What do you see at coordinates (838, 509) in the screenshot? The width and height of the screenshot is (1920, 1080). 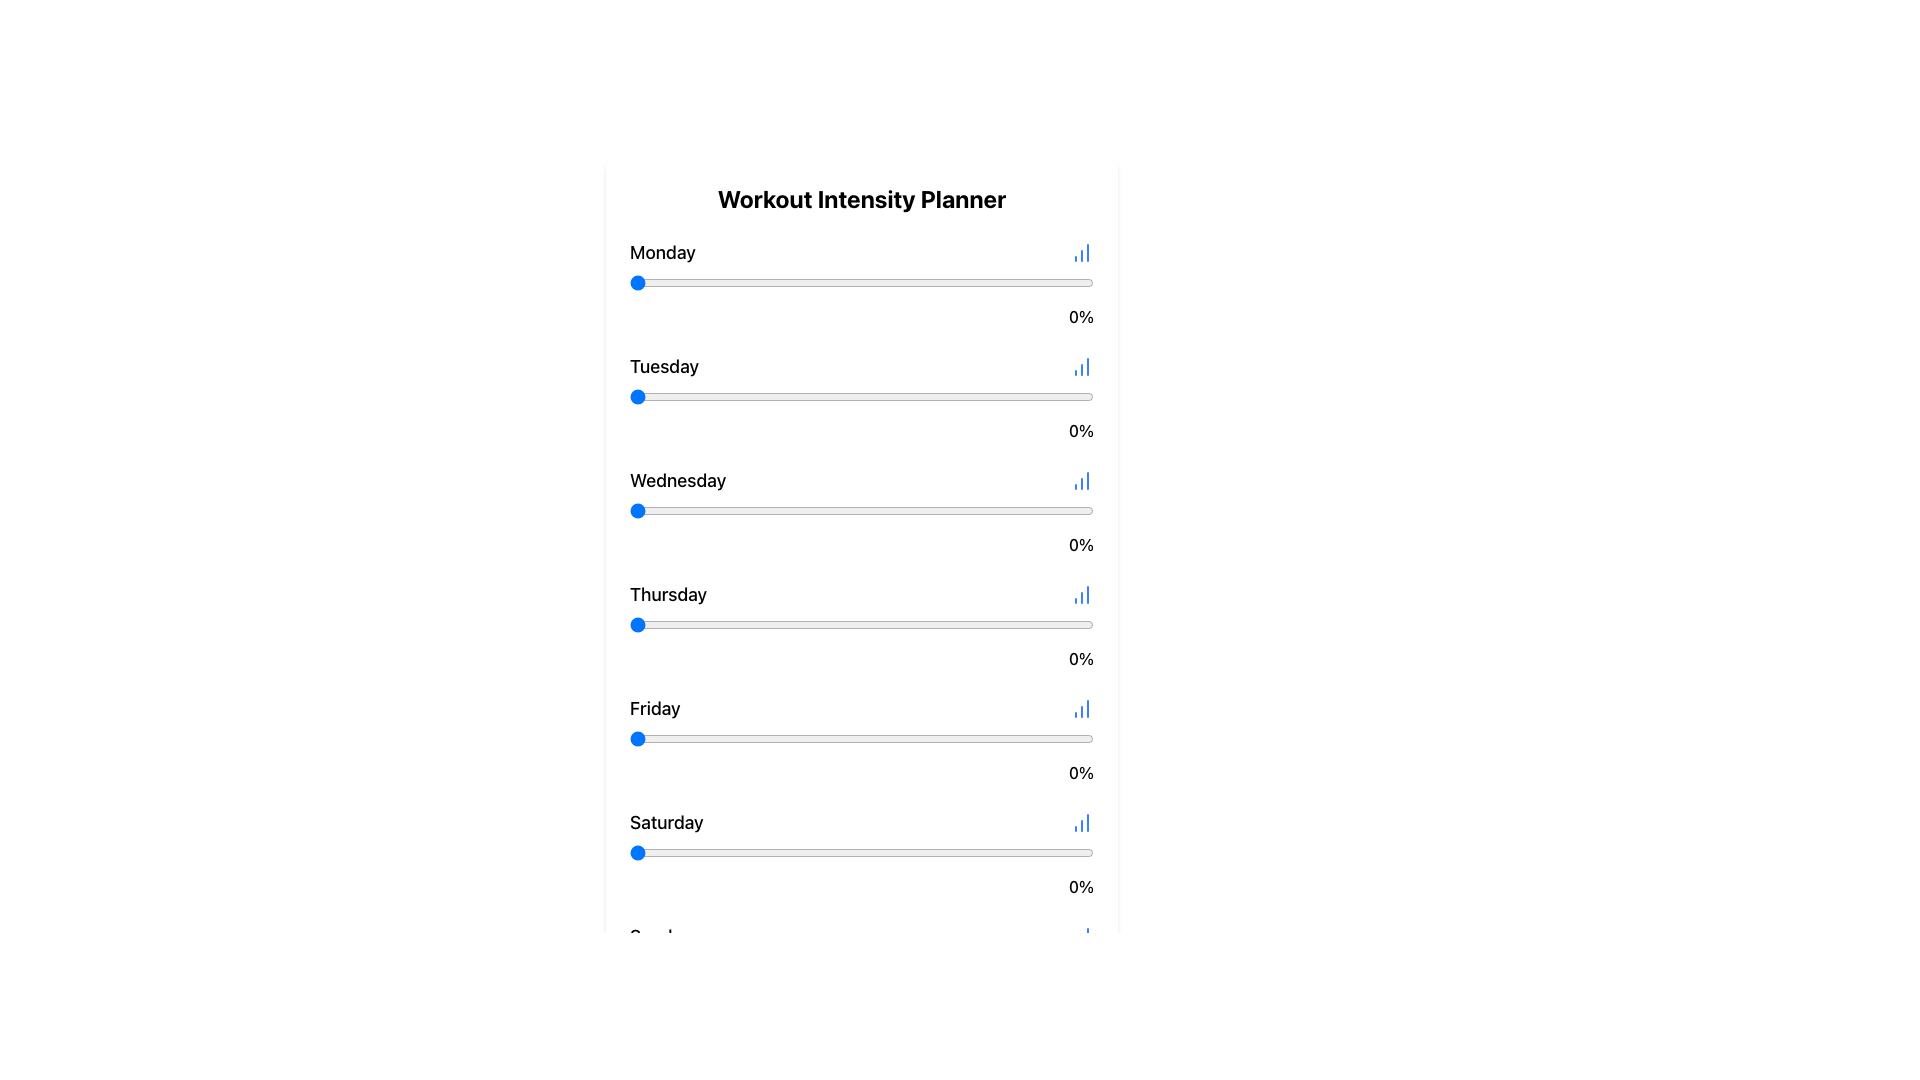 I see `the Wednesday workout intensity` at bounding box center [838, 509].